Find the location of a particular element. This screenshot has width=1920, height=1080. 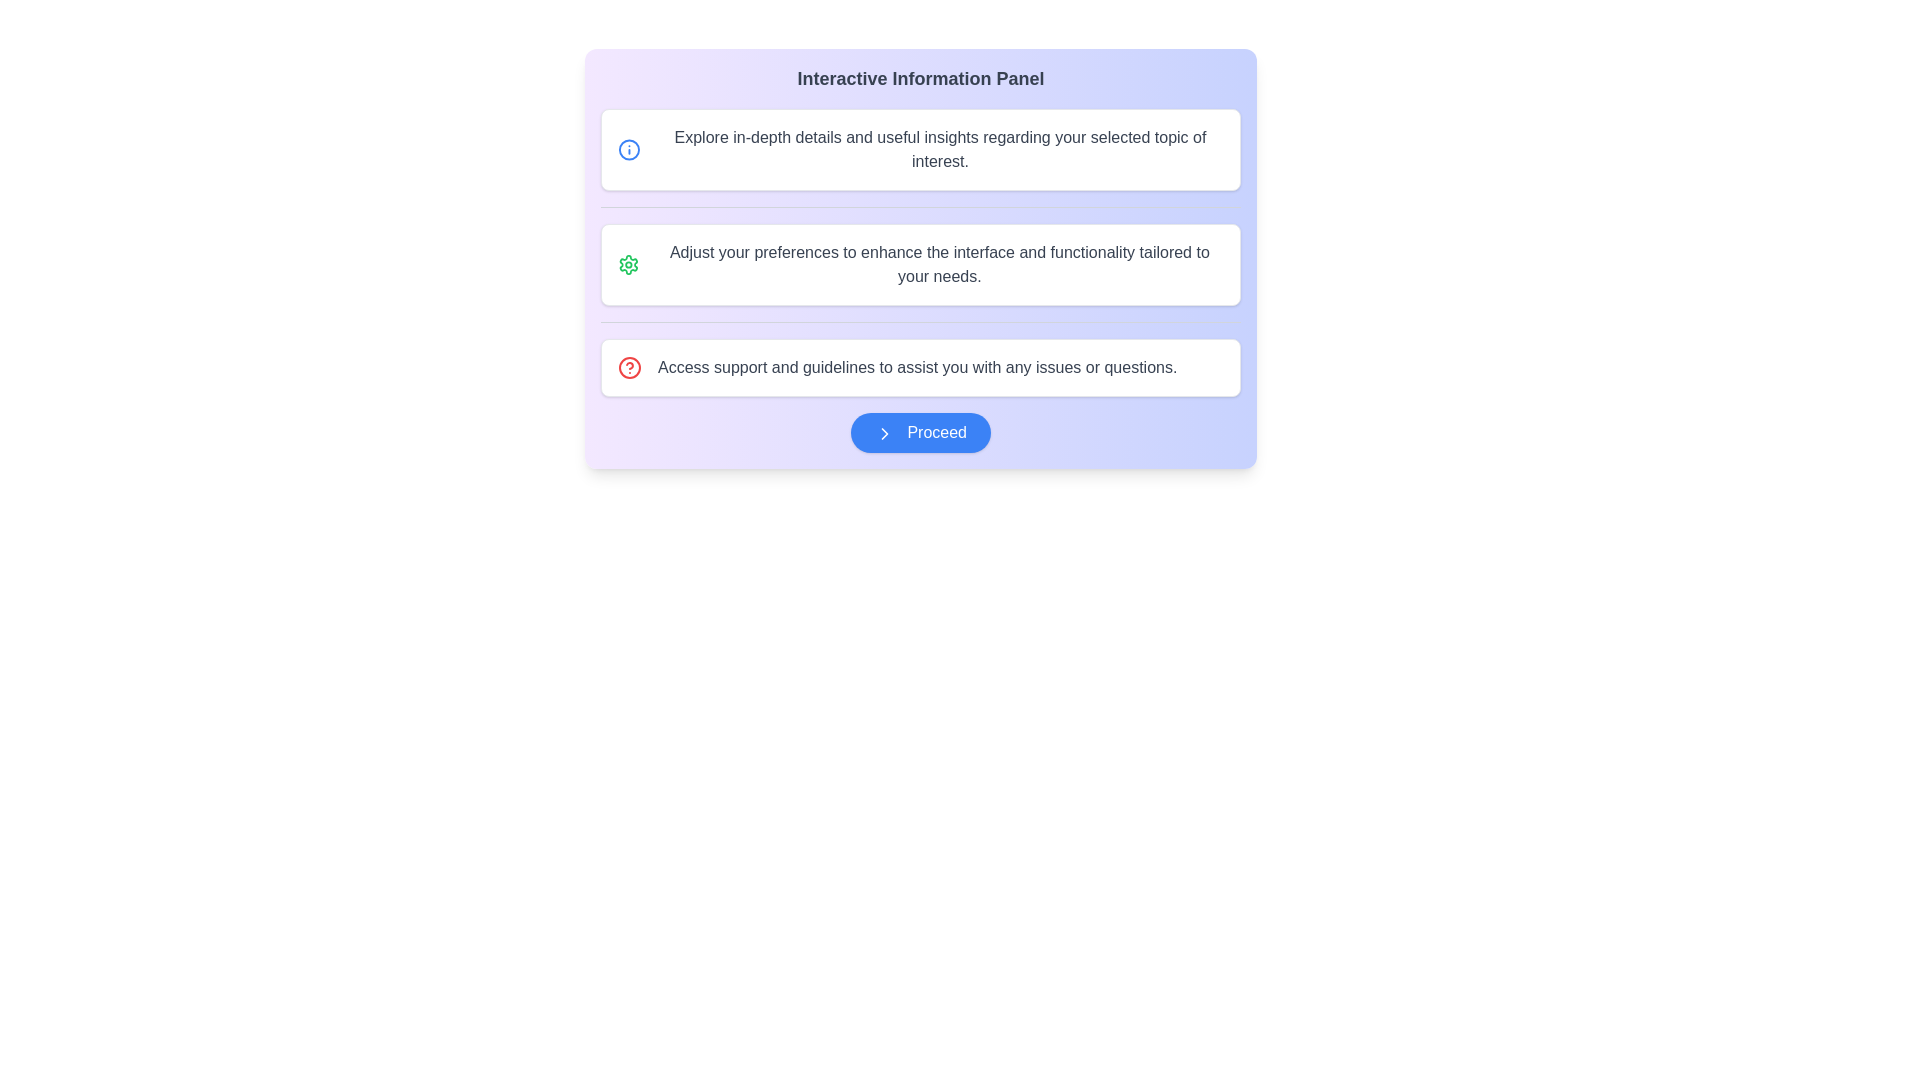

descriptive text from the second interactive Informational Box located between the 'Explore in-depth details and useful insights' box and the 'Access support and guidelines to assist you' box is located at coordinates (920, 264).